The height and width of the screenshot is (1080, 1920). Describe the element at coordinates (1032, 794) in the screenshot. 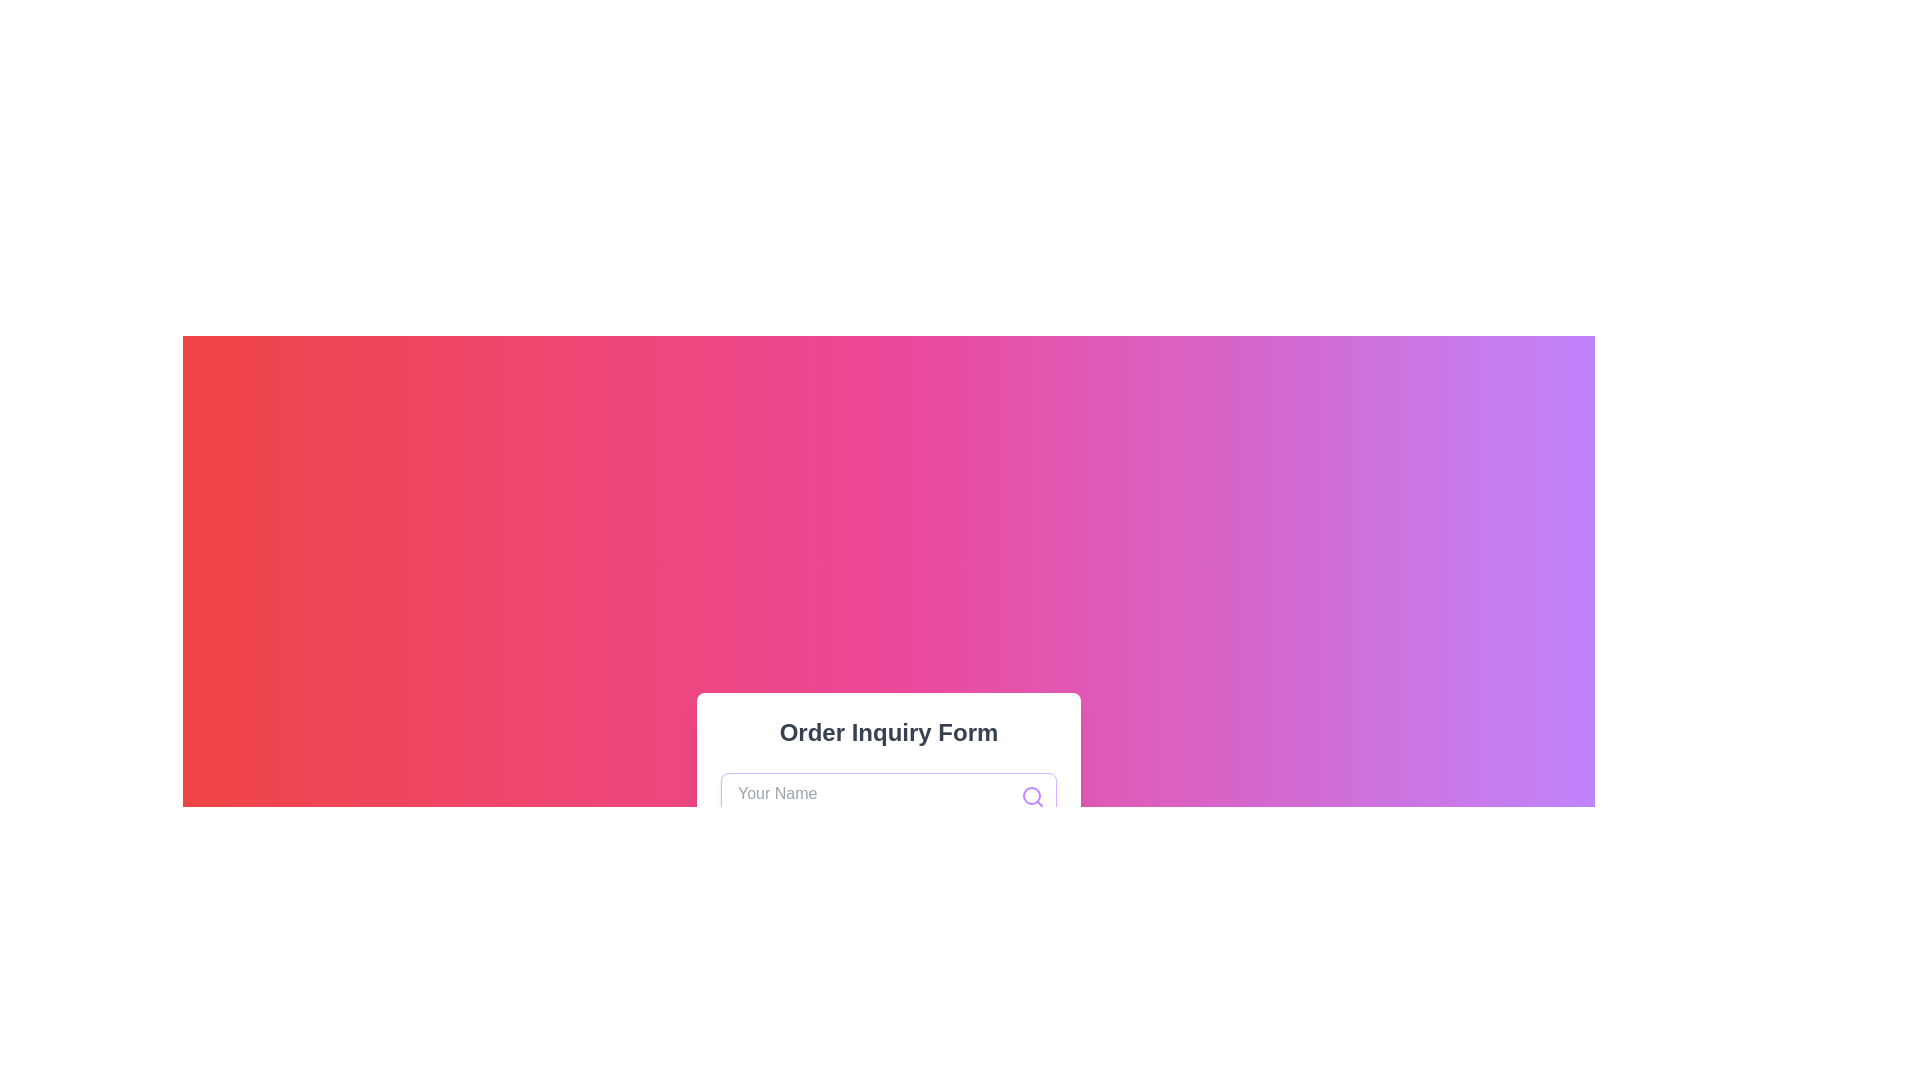

I see `the visual function of the circular vector graphic element within the search icon of the 'Order Inquiry Form', located to the right of the 'Your Name' text input field` at that location.